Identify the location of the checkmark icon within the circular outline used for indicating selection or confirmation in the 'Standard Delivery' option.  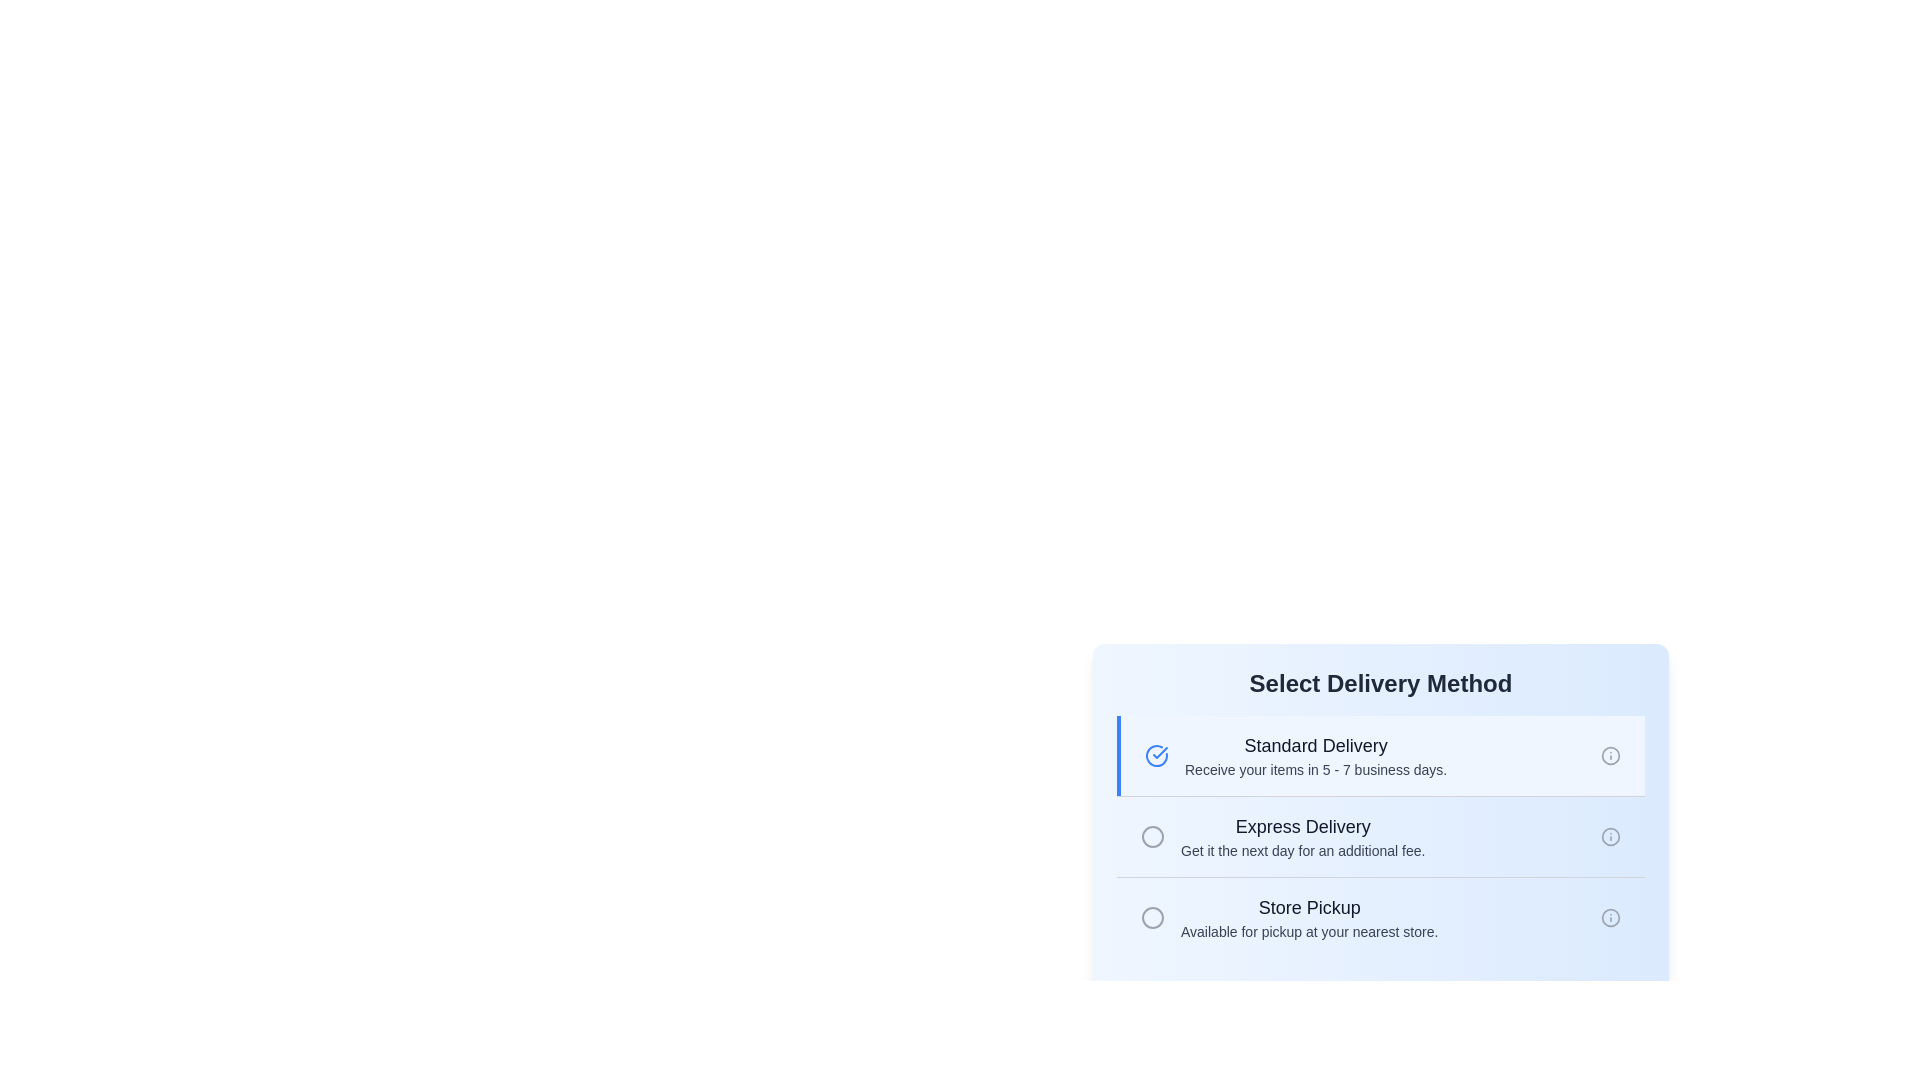
(1160, 752).